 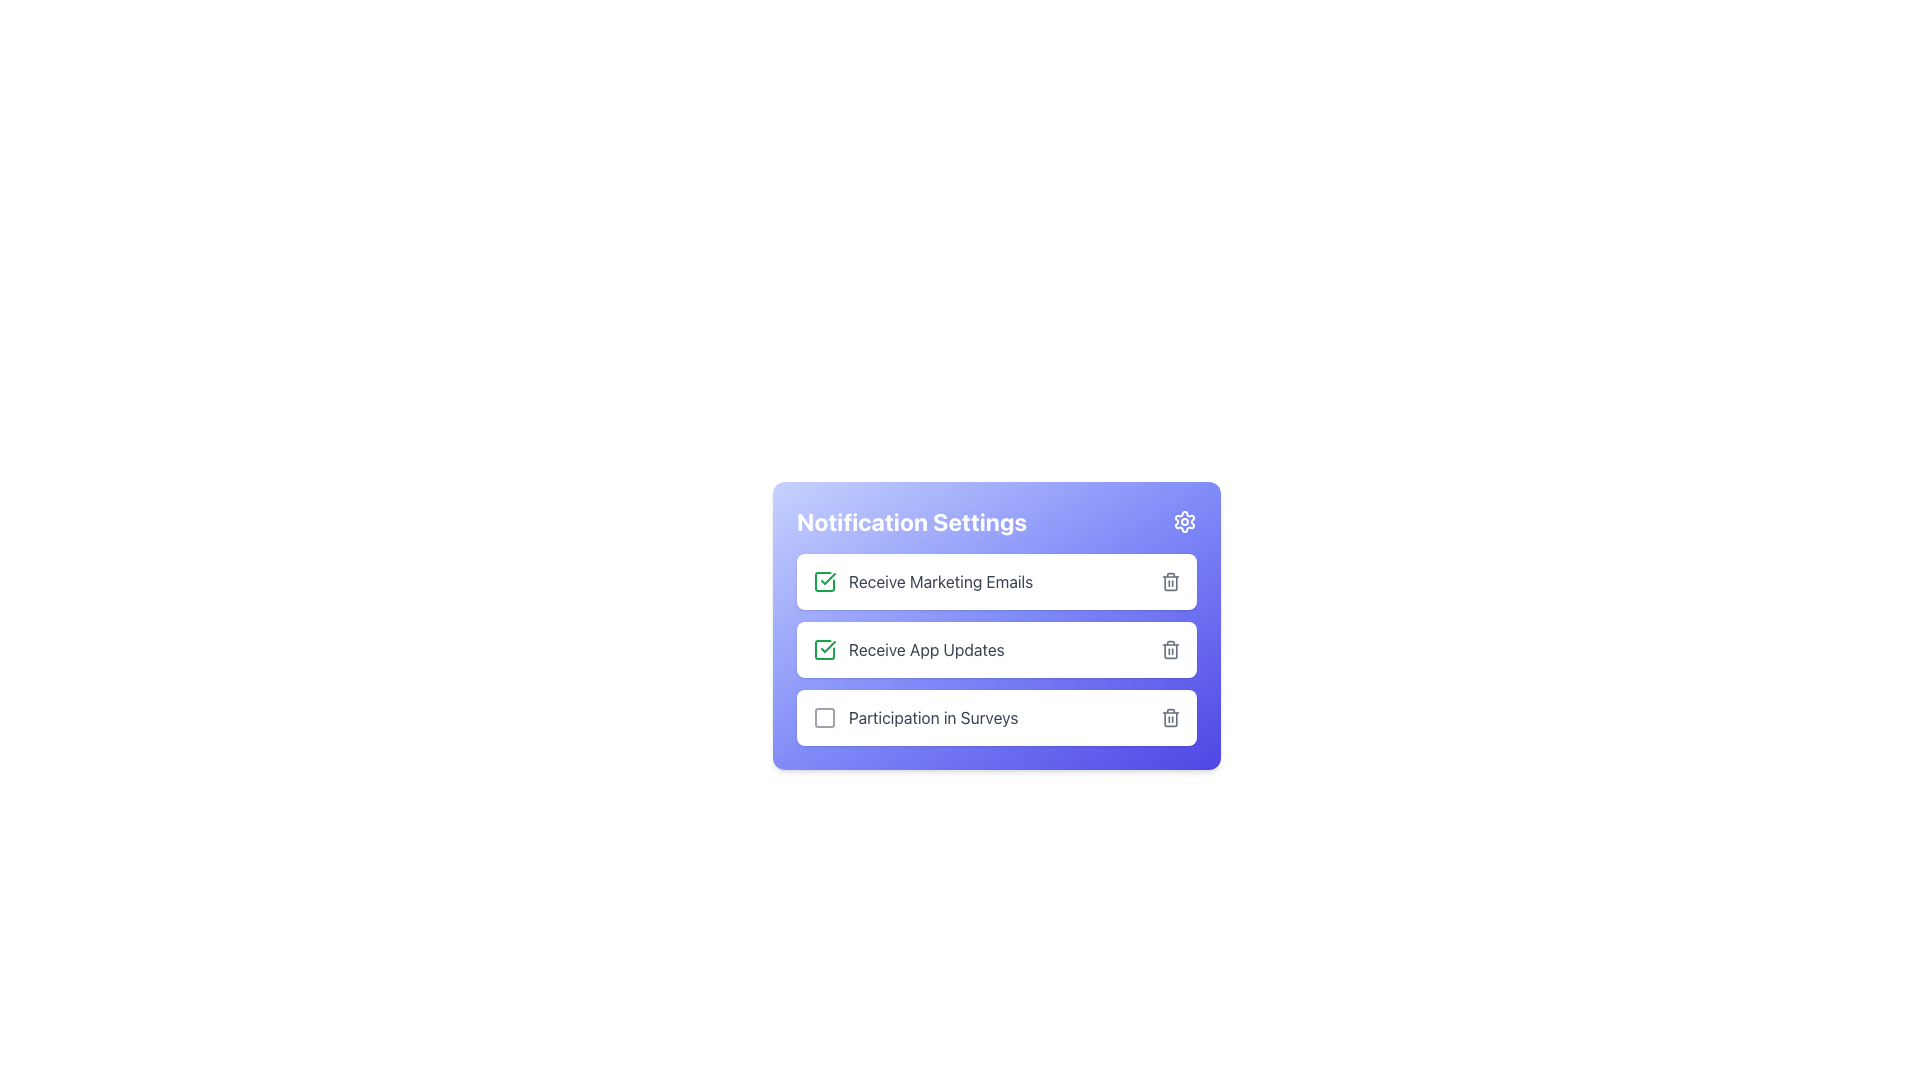 What do you see at coordinates (907, 650) in the screenshot?
I see `the interactive selection item for enabling or disabling updates related to the application, located in the Notification Settings card, positioned below 'Receive Marketing Emails' and above 'Participation in Surveys'` at bounding box center [907, 650].